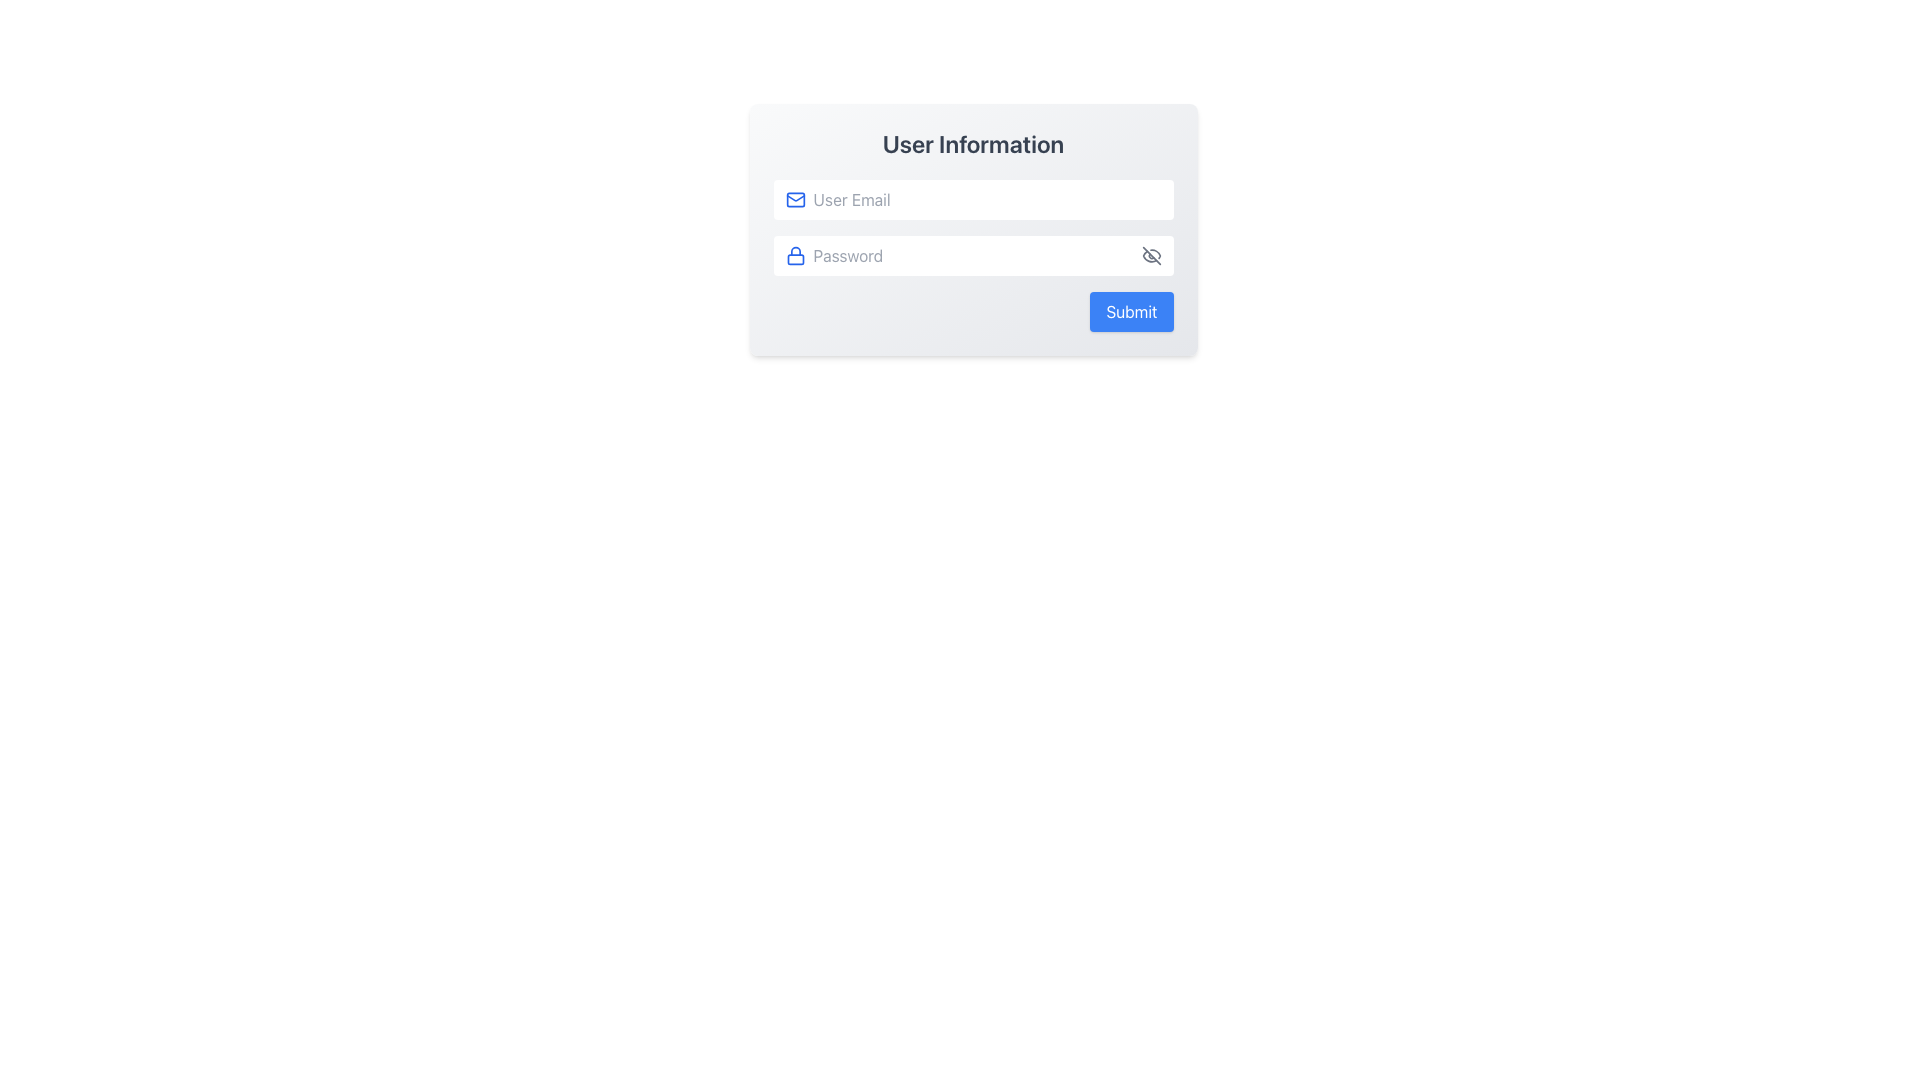  What do you see at coordinates (1131, 312) in the screenshot?
I see `the 'Submit' button located at the bottom-right corner of the user input form` at bounding box center [1131, 312].